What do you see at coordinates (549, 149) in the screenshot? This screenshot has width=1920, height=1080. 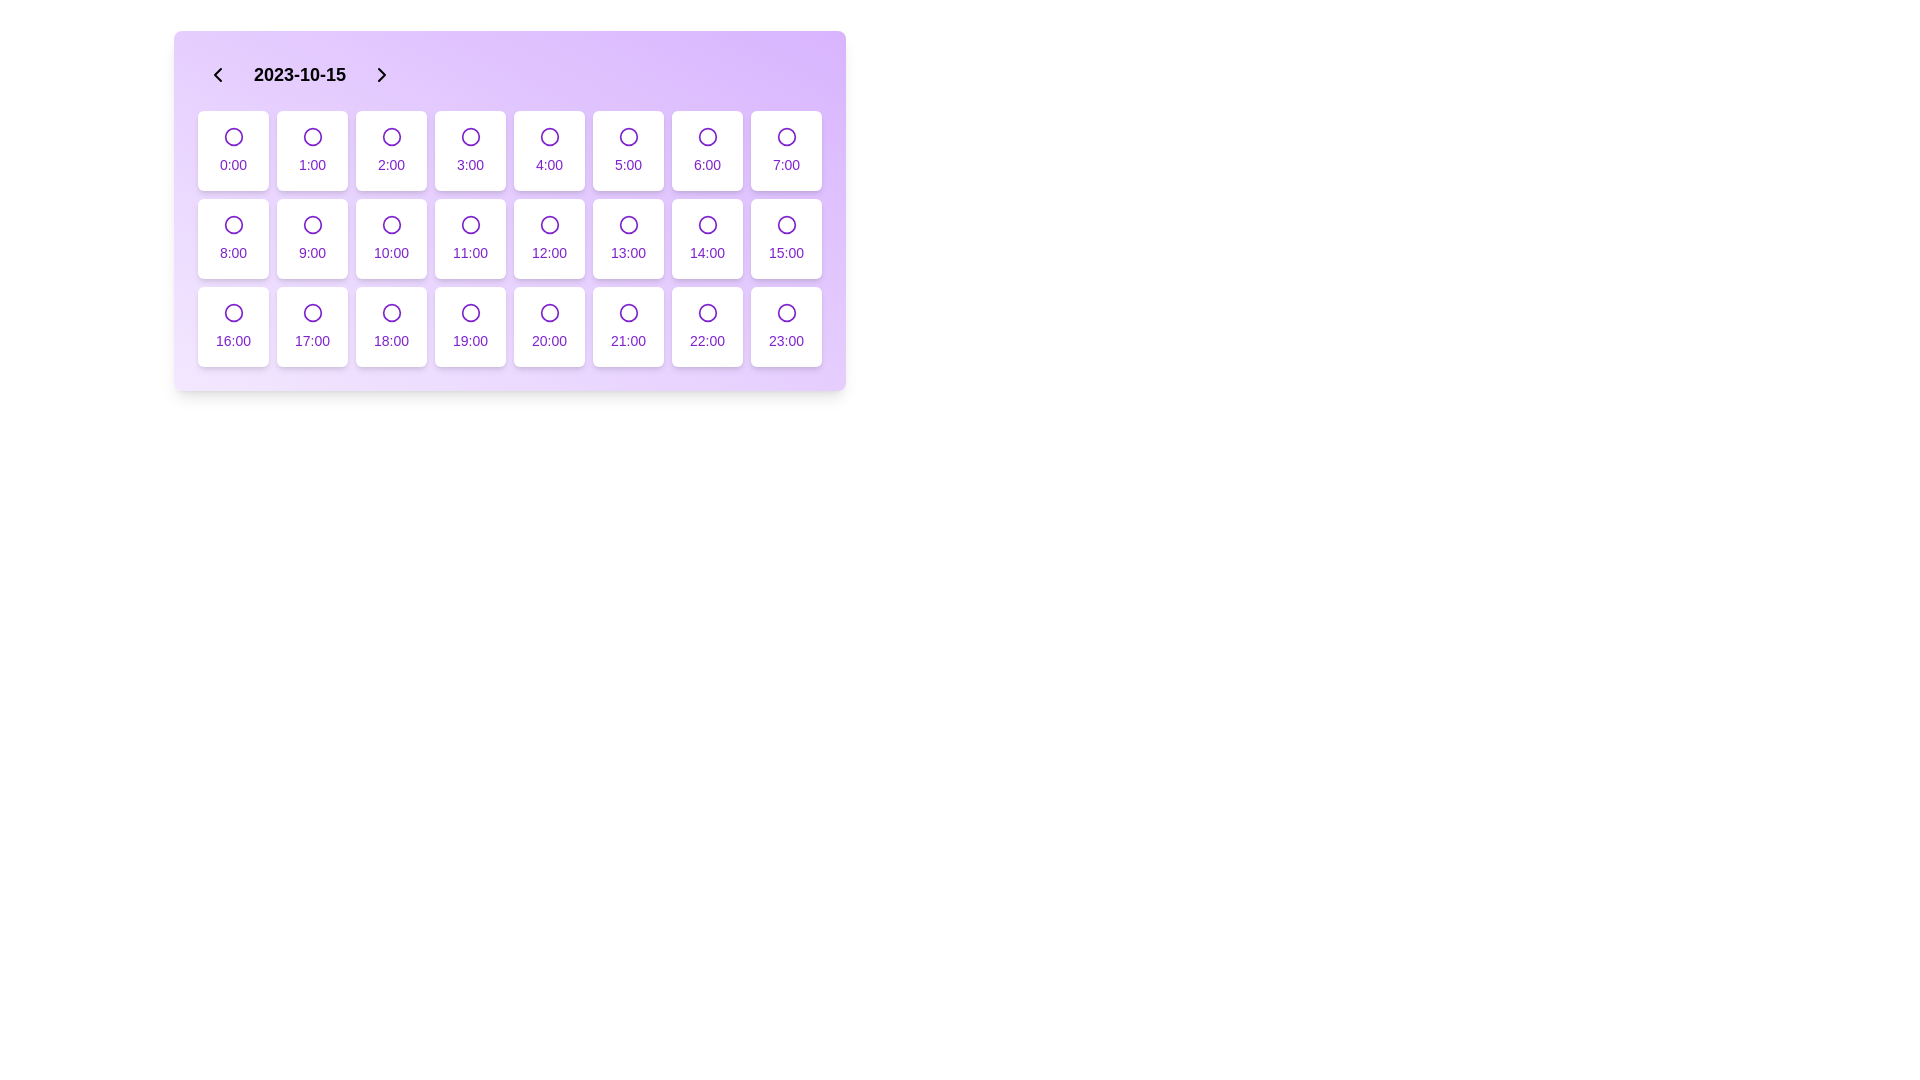 I see `the small rectangular button with rounded corners and purple text displaying '4:00', located in the first row and fifth column of a calendar-like interface` at bounding box center [549, 149].